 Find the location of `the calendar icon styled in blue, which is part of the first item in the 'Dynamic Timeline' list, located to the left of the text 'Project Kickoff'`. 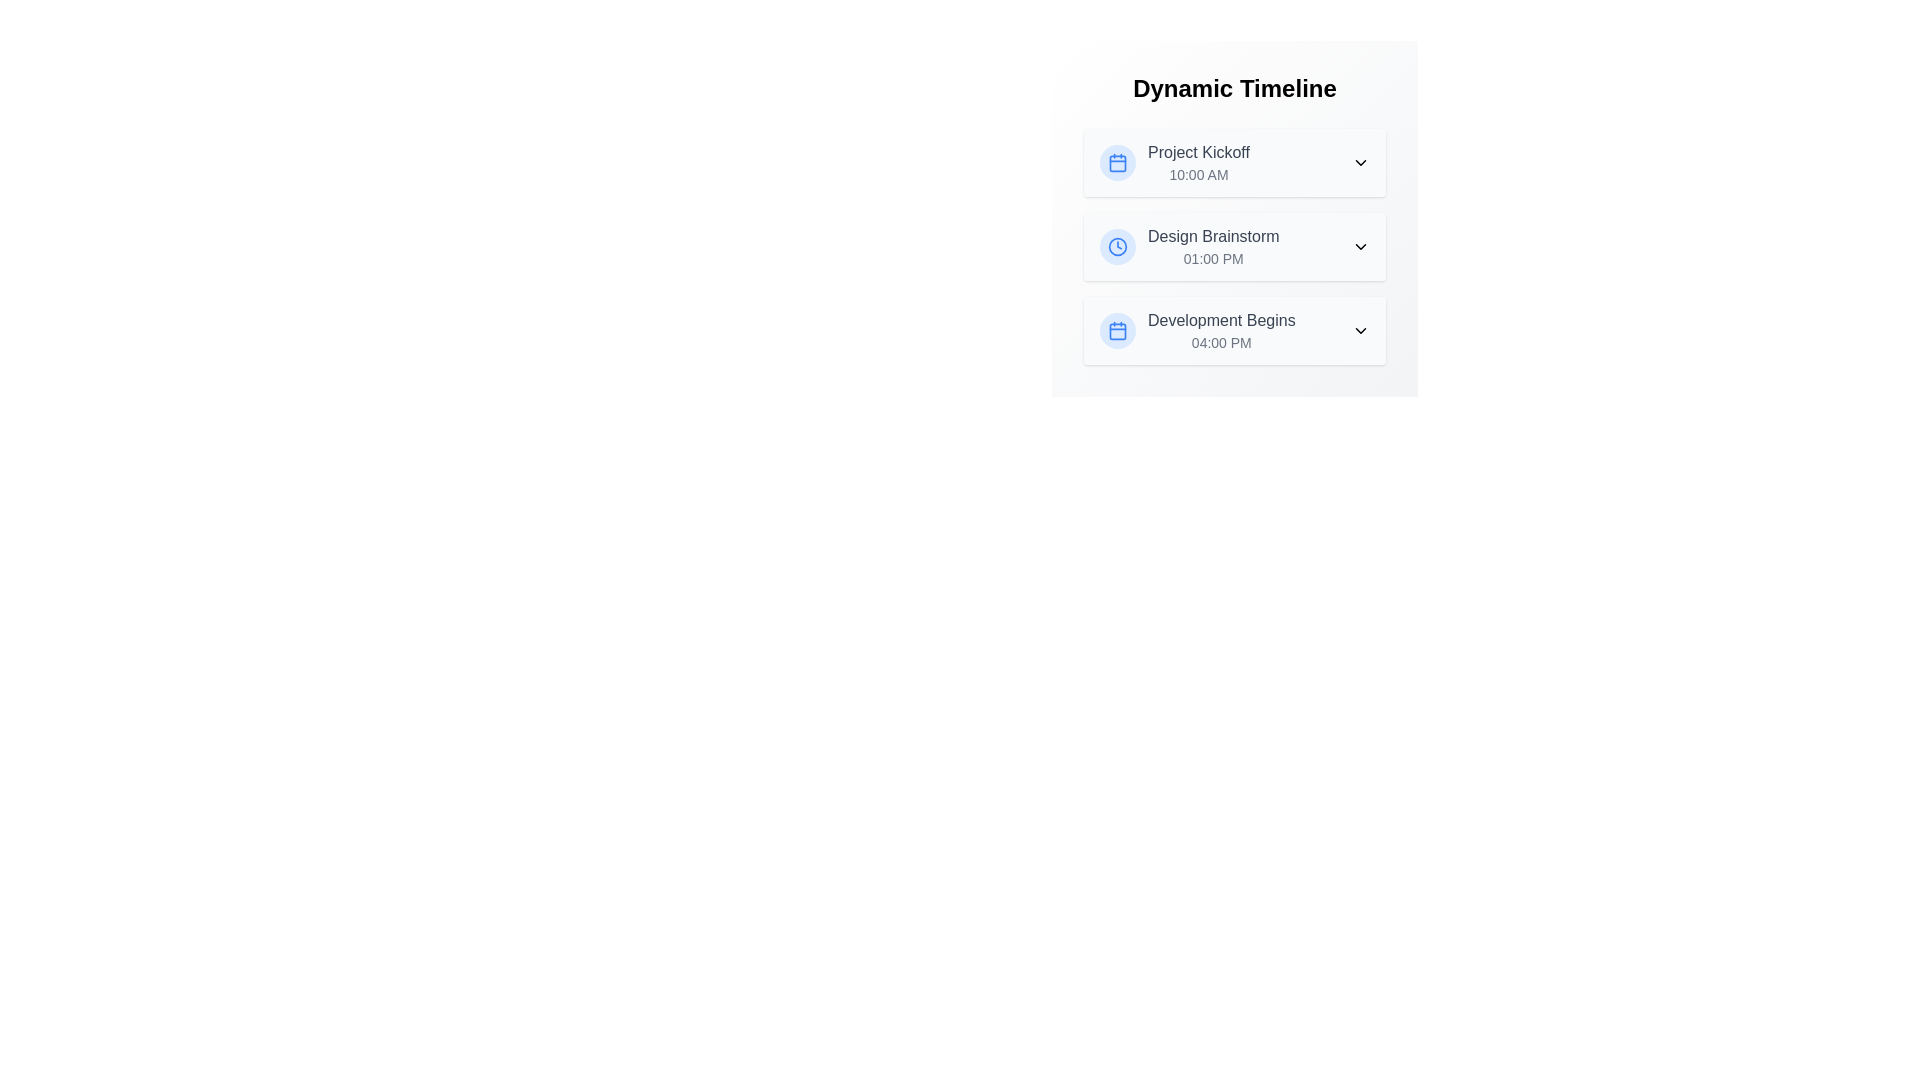

the calendar icon styled in blue, which is part of the first item in the 'Dynamic Timeline' list, located to the left of the text 'Project Kickoff' is located at coordinates (1117, 161).